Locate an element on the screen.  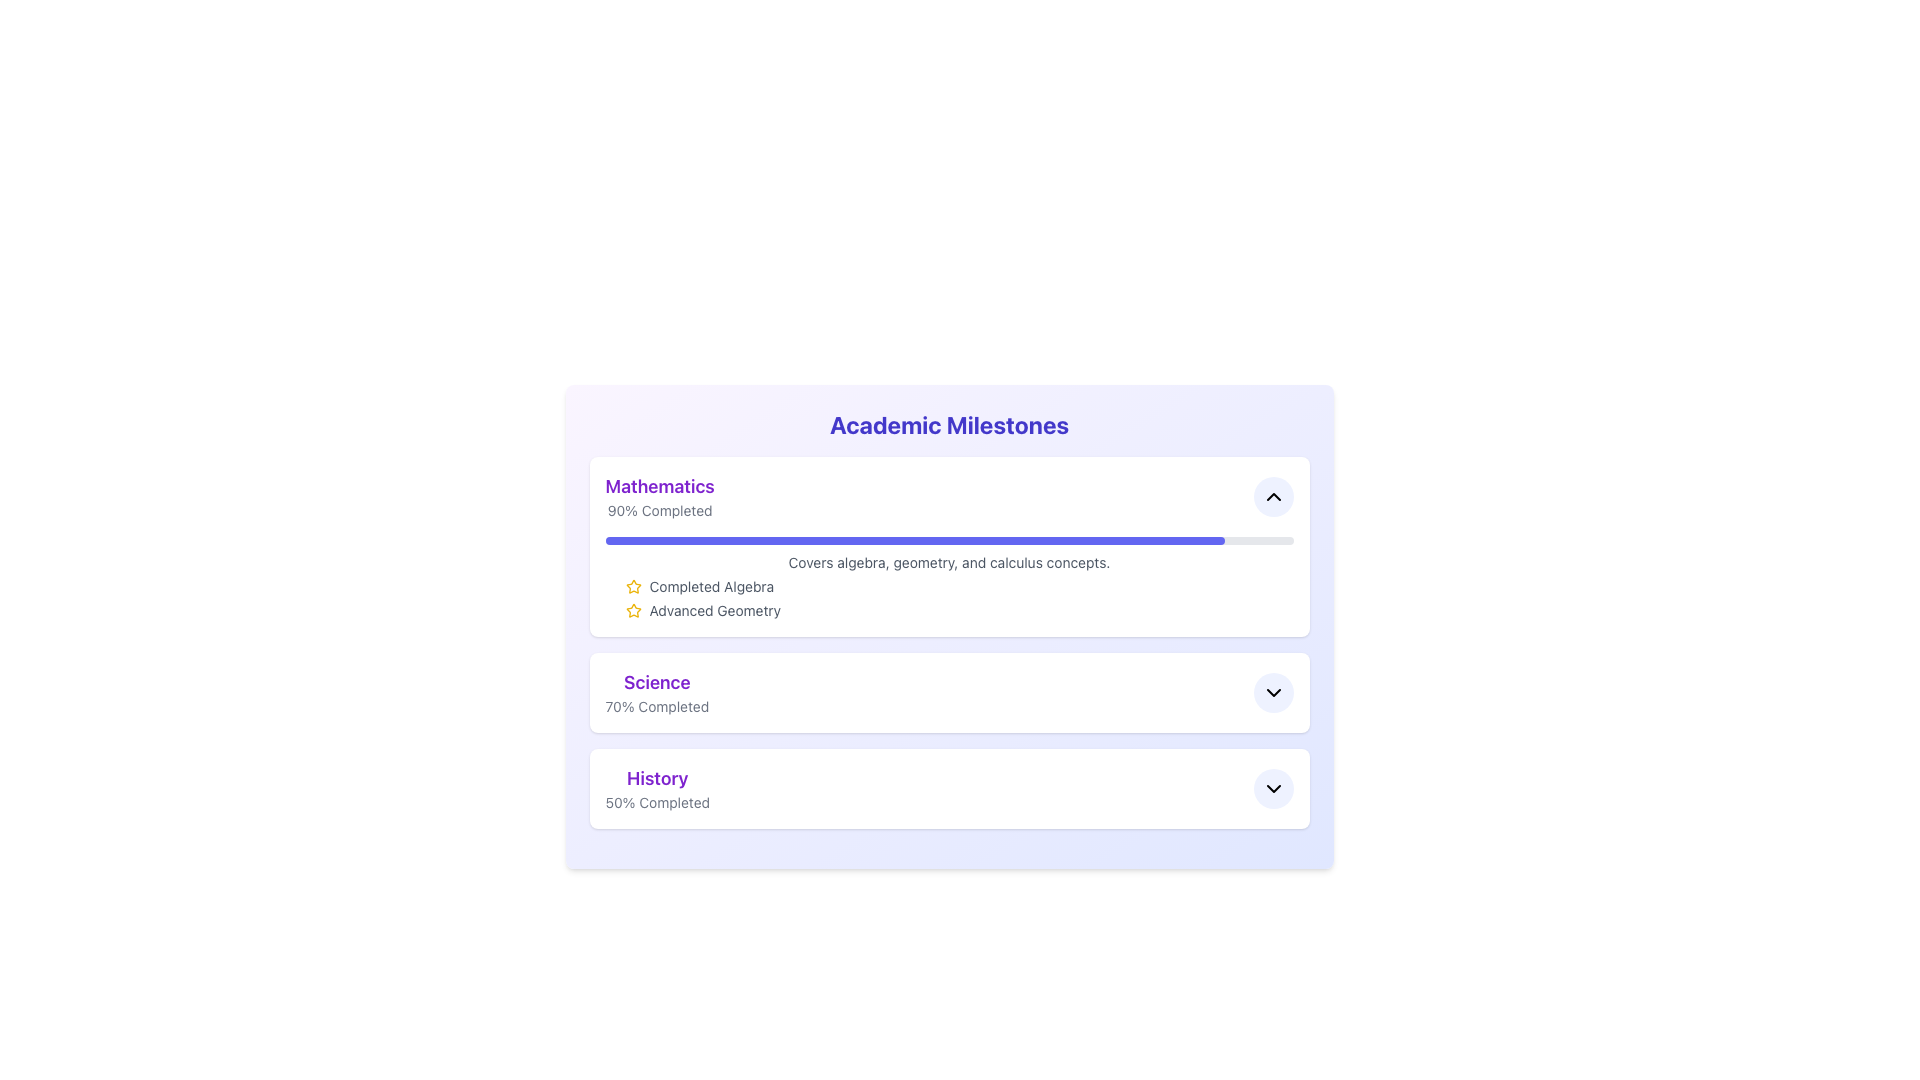
the expandable item for the Science subject is located at coordinates (948, 692).